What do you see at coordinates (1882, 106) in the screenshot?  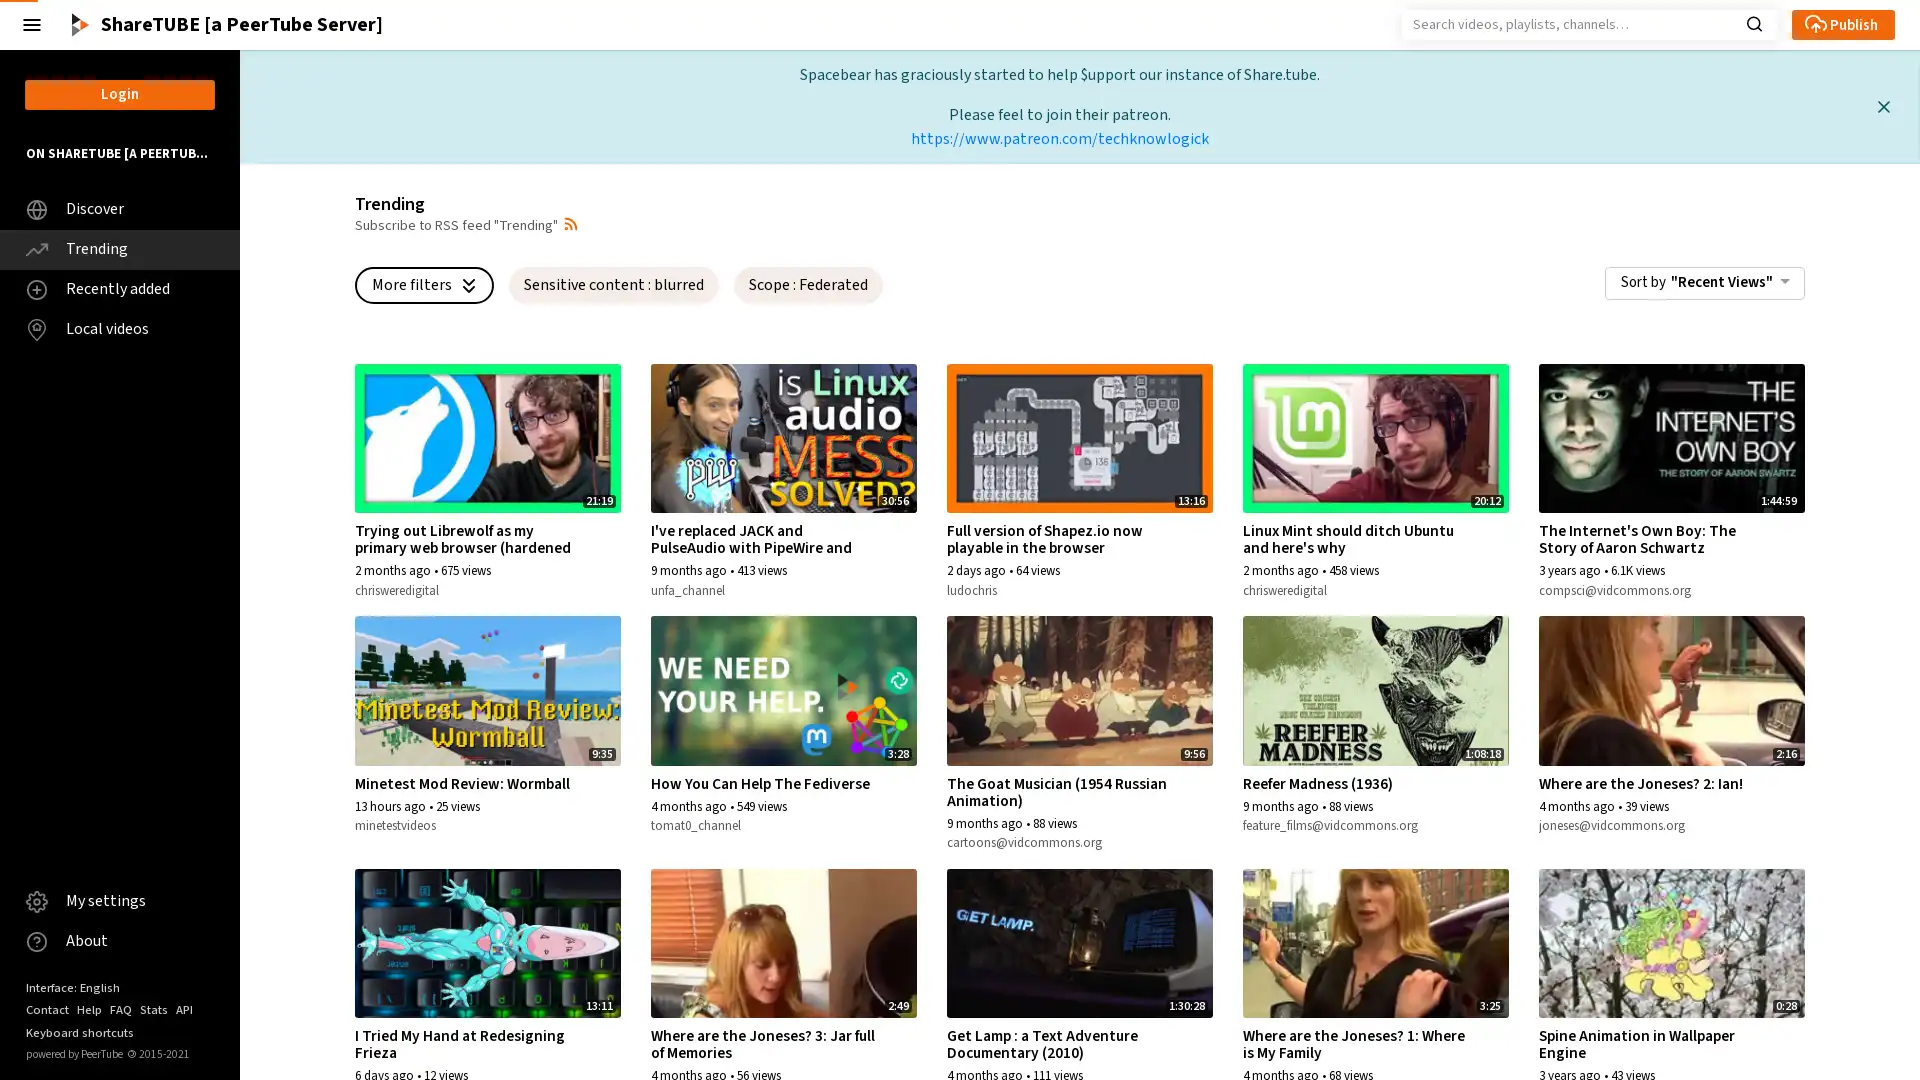 I see `Close this message` at bounding box center [1882, 106].